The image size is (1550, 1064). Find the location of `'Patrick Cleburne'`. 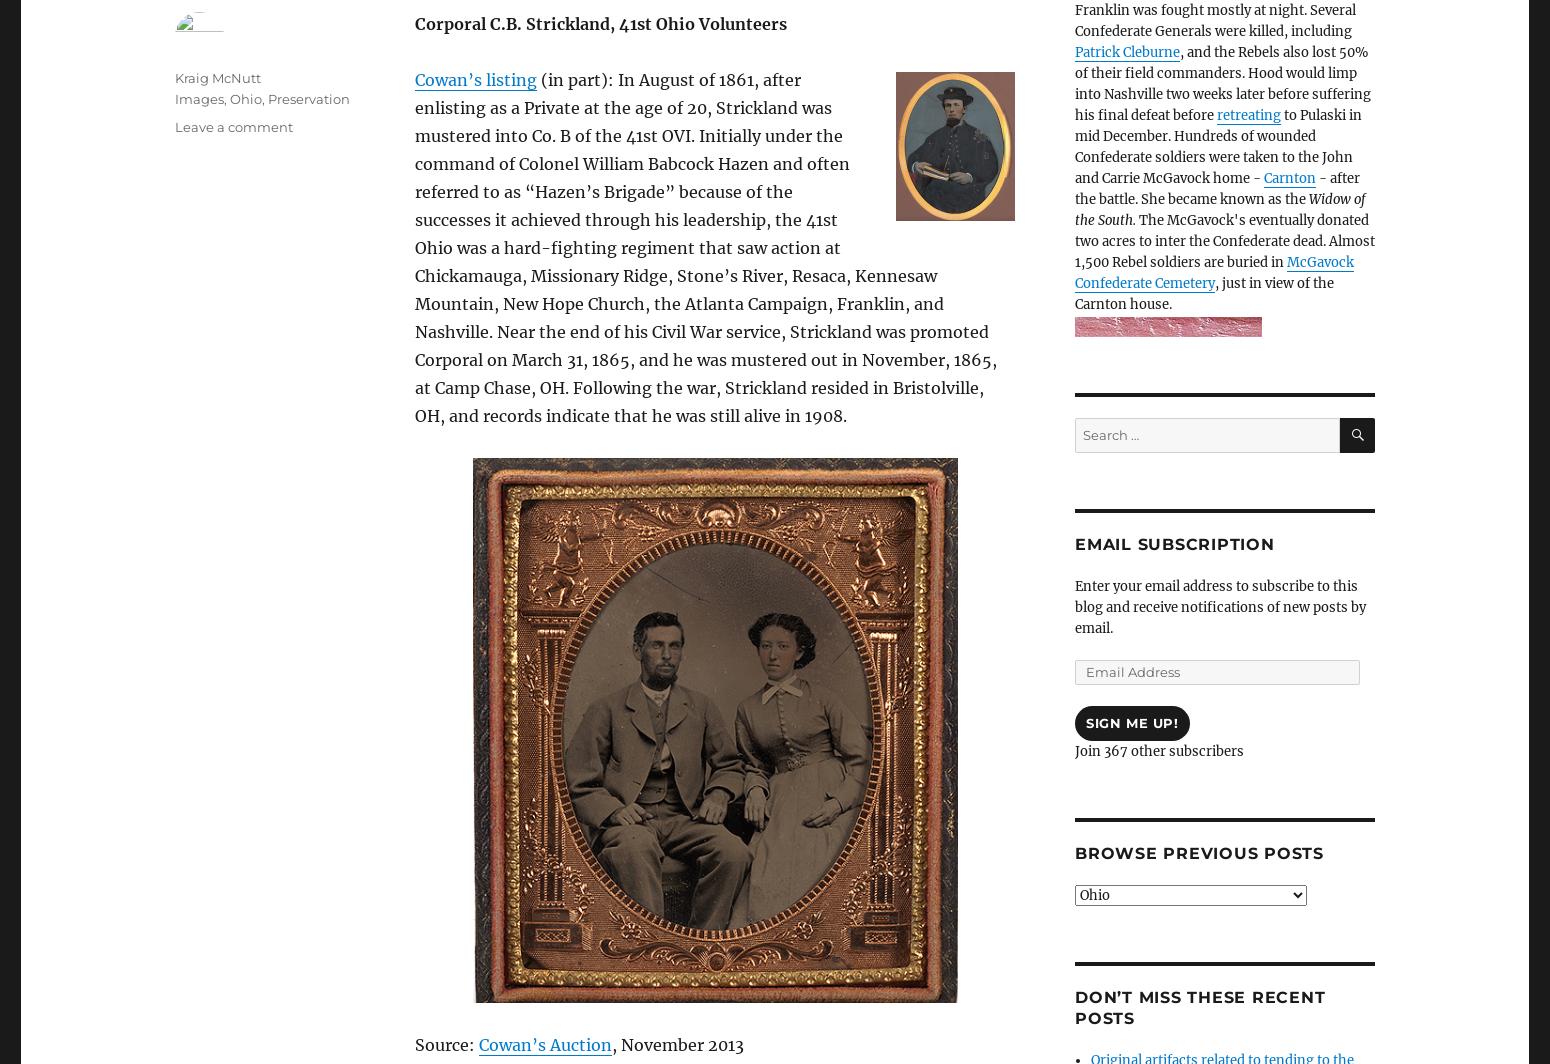

'Patrick Cleburne' is located at coordinates (1126, 52).